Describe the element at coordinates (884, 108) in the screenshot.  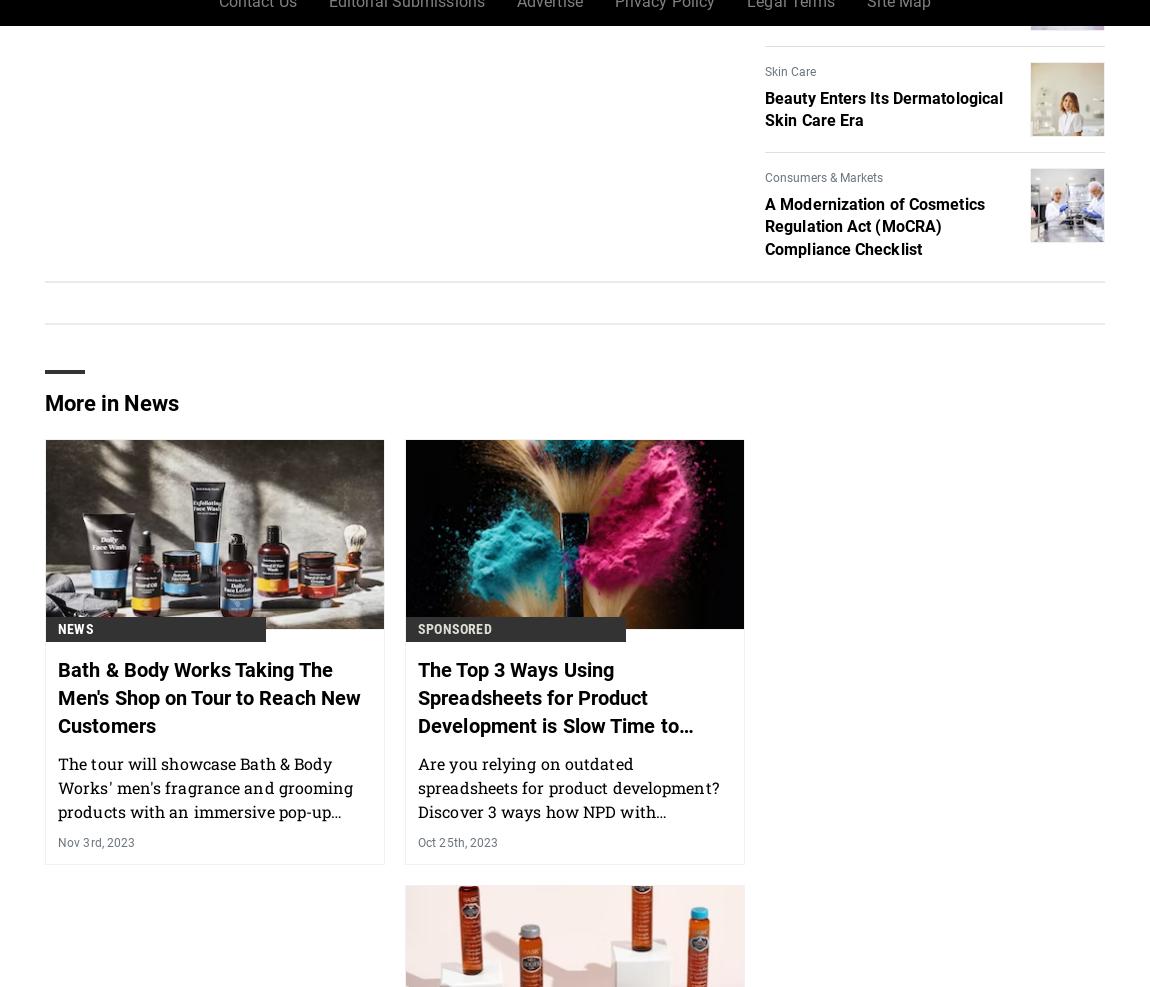
I see `'Beauty Enters Its Dermatological Skin Care Era'` at that location.